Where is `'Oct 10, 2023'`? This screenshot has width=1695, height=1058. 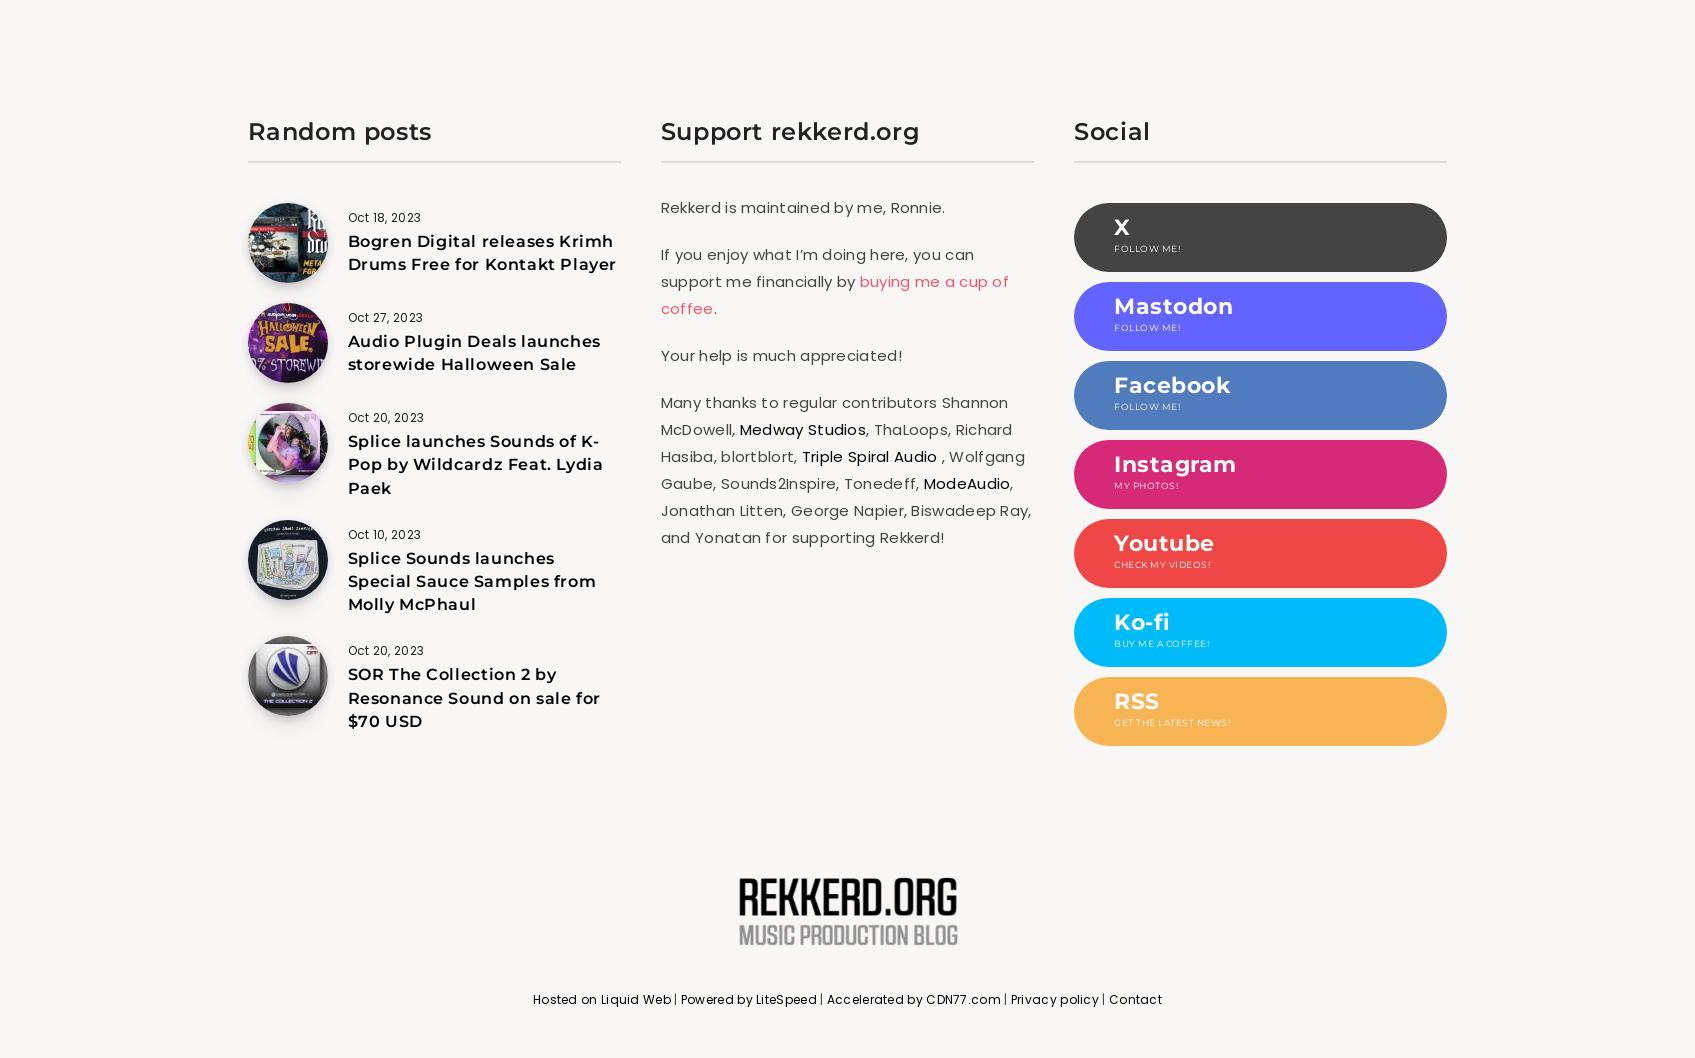 'Oct 10, 2023' is located at coordinates (382, 533).